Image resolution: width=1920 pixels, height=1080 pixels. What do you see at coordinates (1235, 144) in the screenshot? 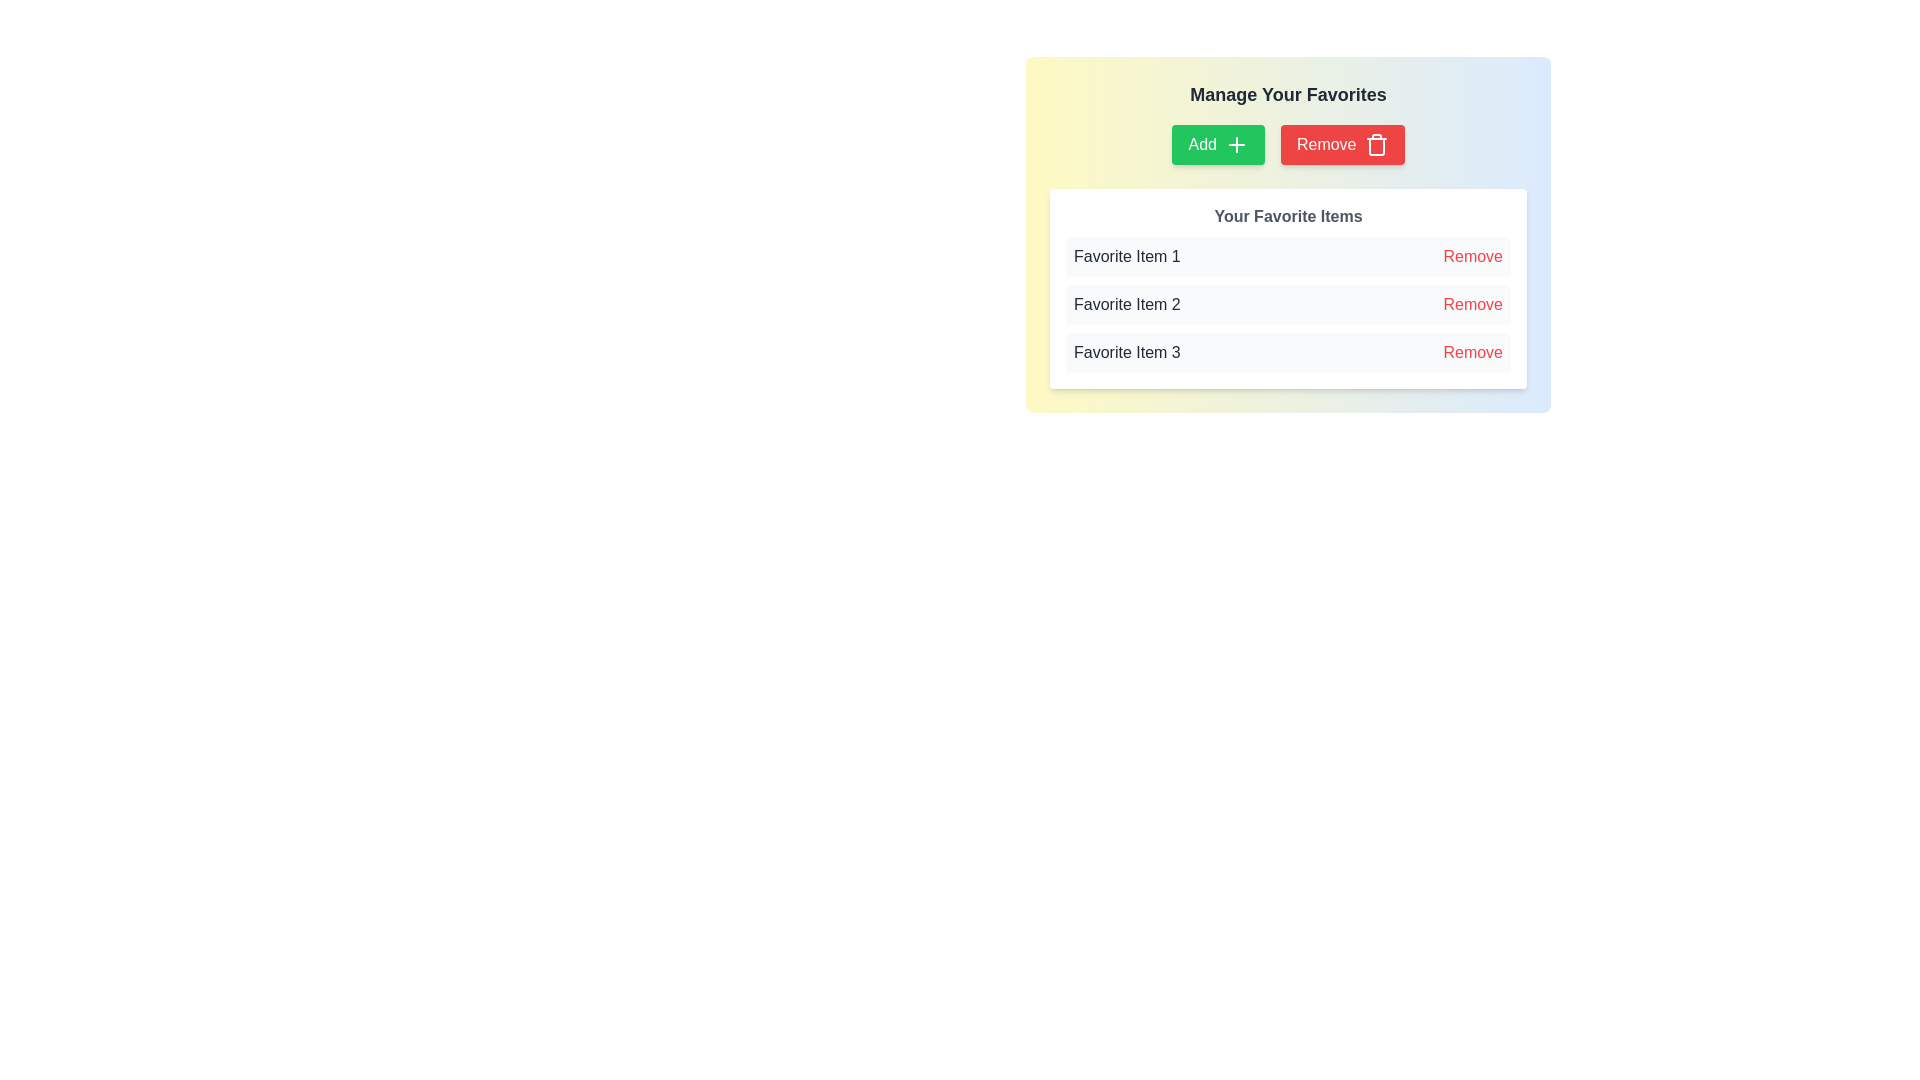
I see `the plus-shaped icon within the green 'Add' button located at the top-center of the 'Manage Your Favorites' panel` at bounding box center [1235, 144].